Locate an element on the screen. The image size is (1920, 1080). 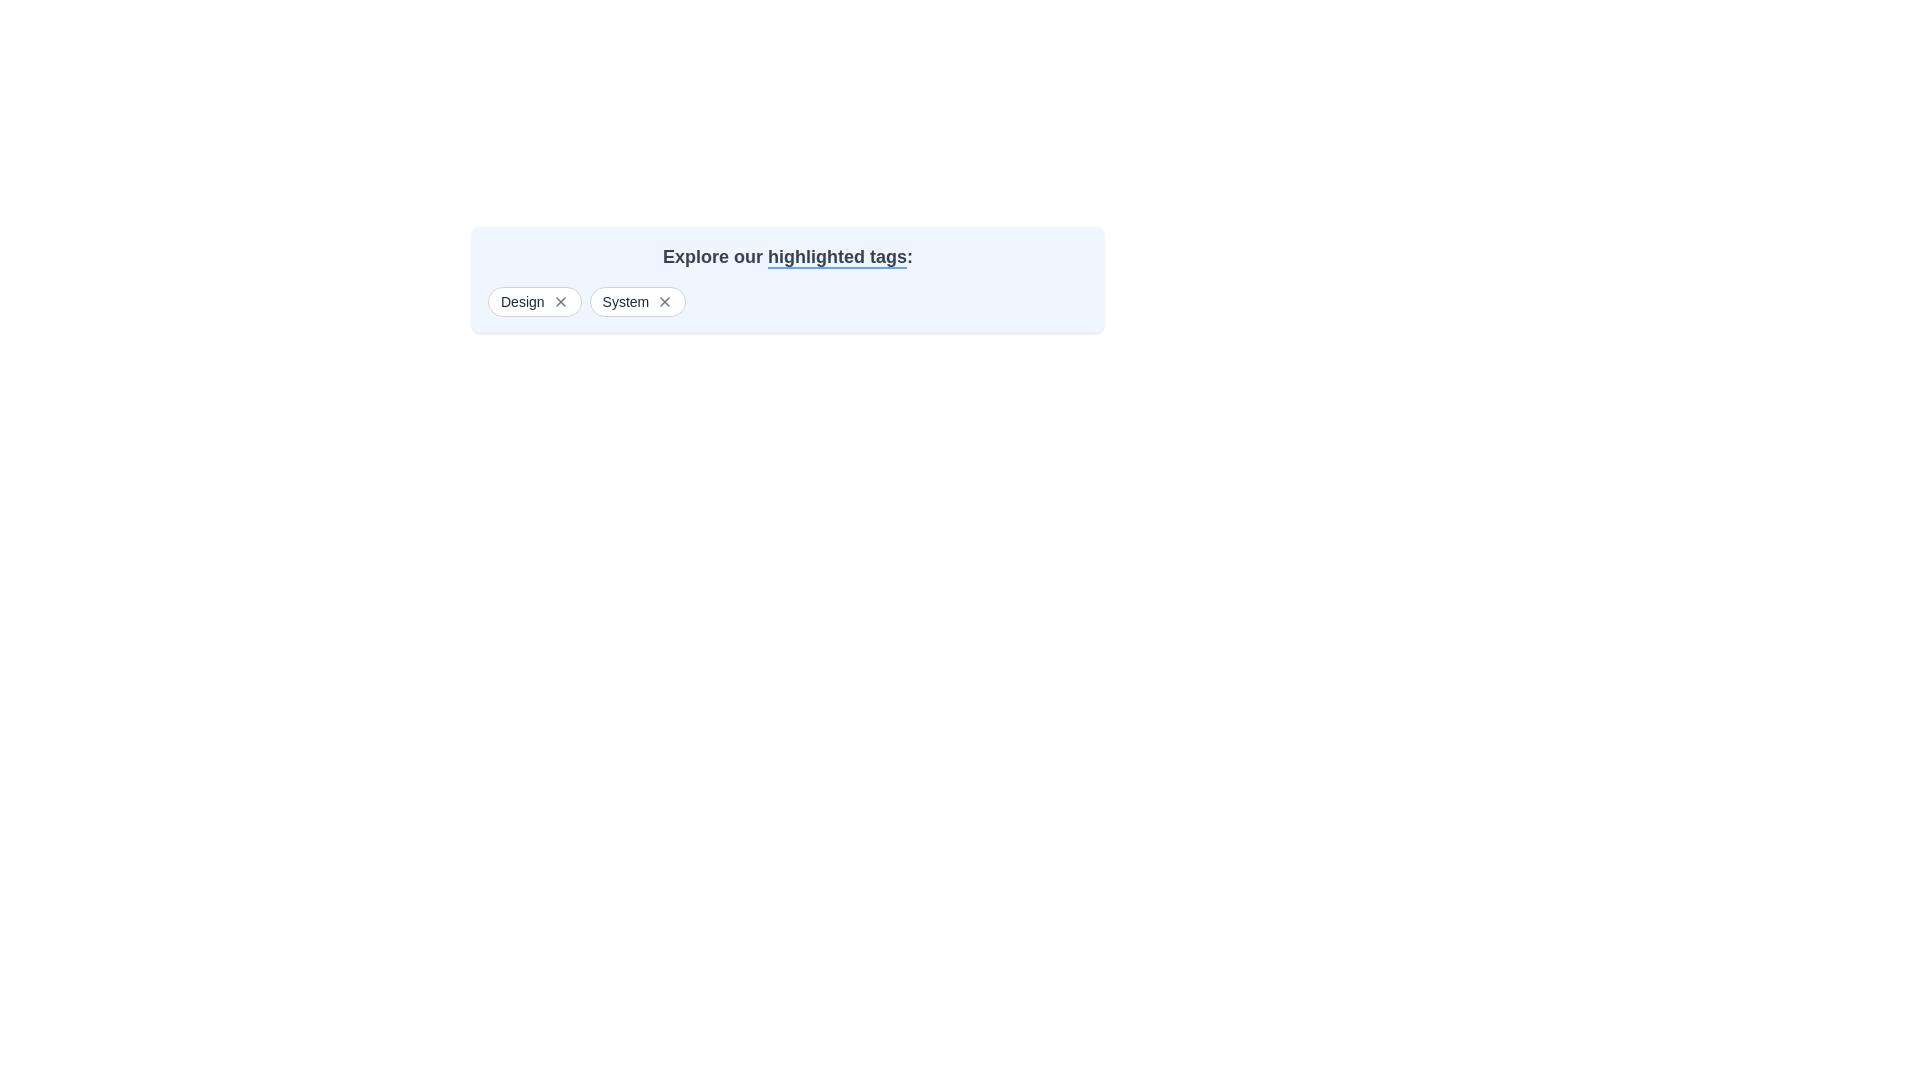
the non-interactive text label that emphasizes 'highlighted tags' in the phrase 'Explore our highlighted tags:' is located at coordinates (837, 257).